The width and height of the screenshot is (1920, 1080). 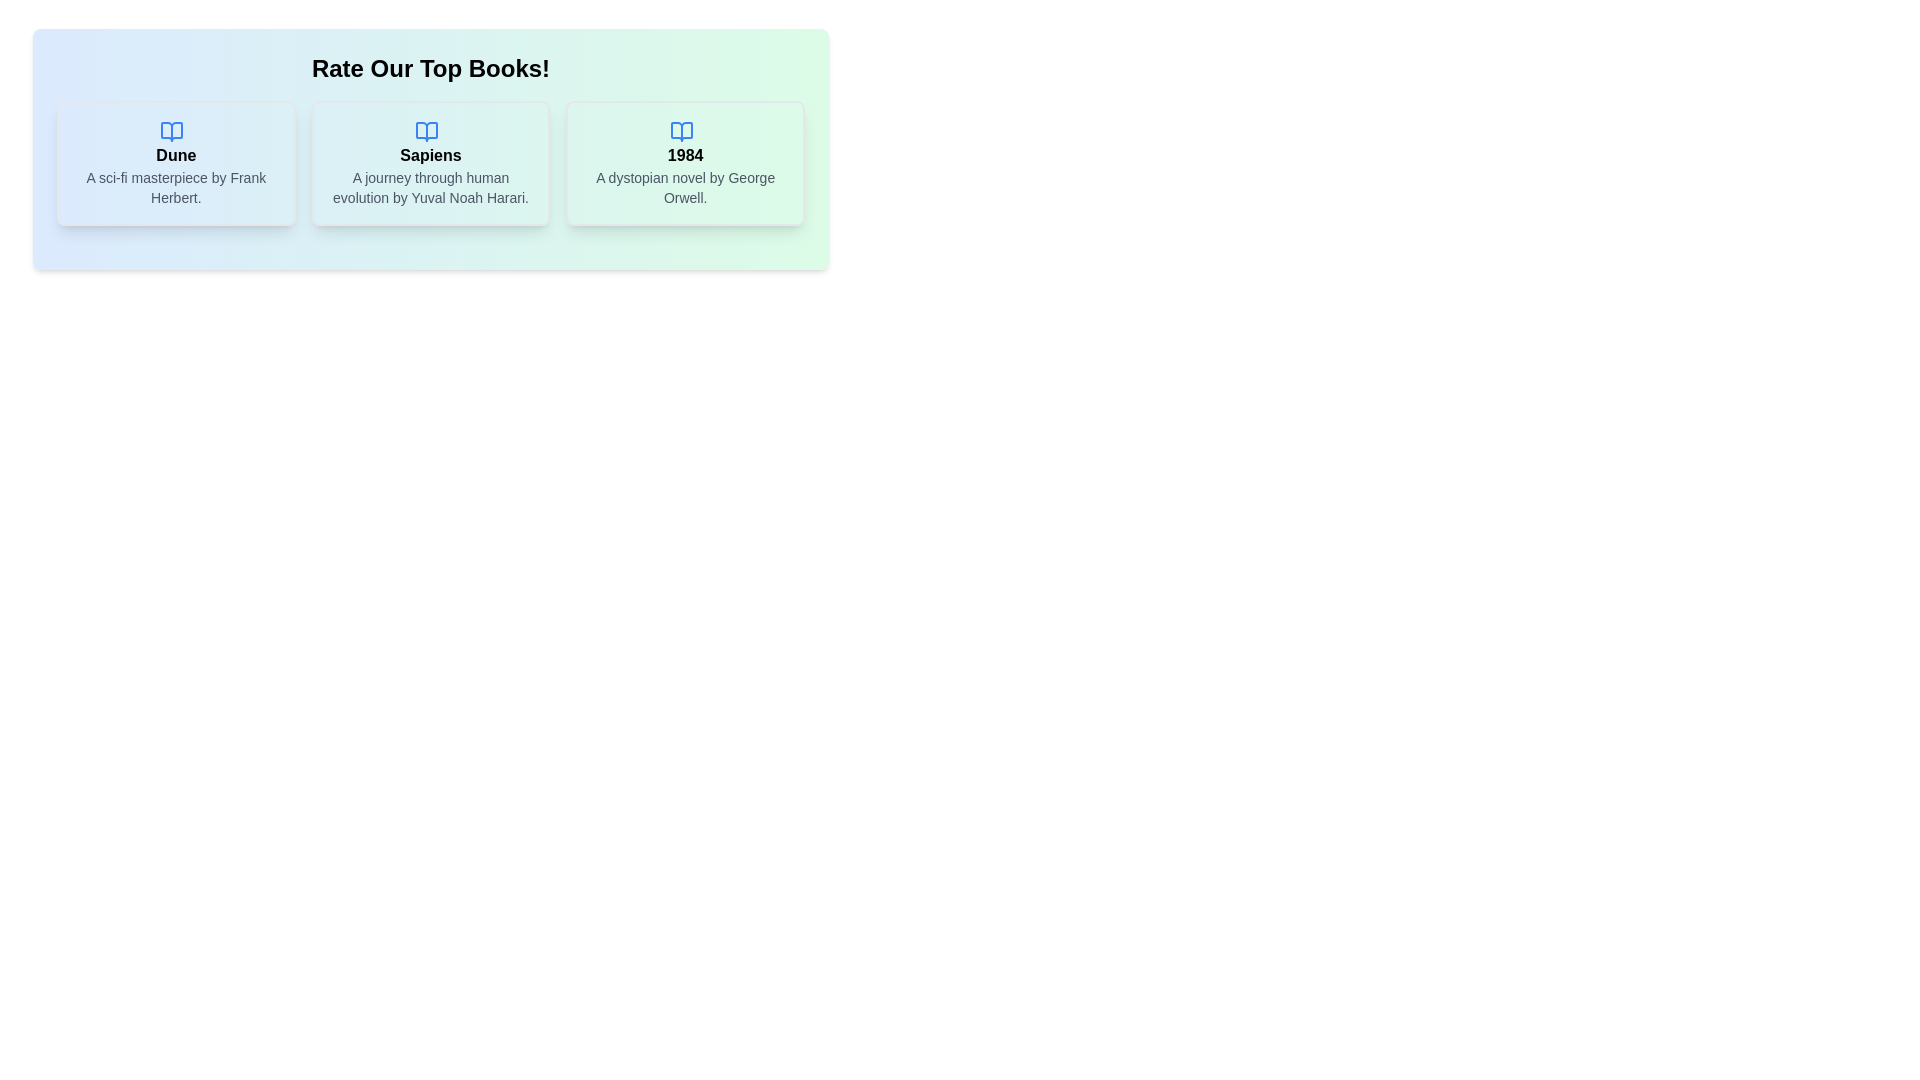 What do you see at coordinates (426, 131) in the screenshot?
I see `the blue outlined half of the open book icon located near the 'Sapiens' title` at bounding box center [426, 131].